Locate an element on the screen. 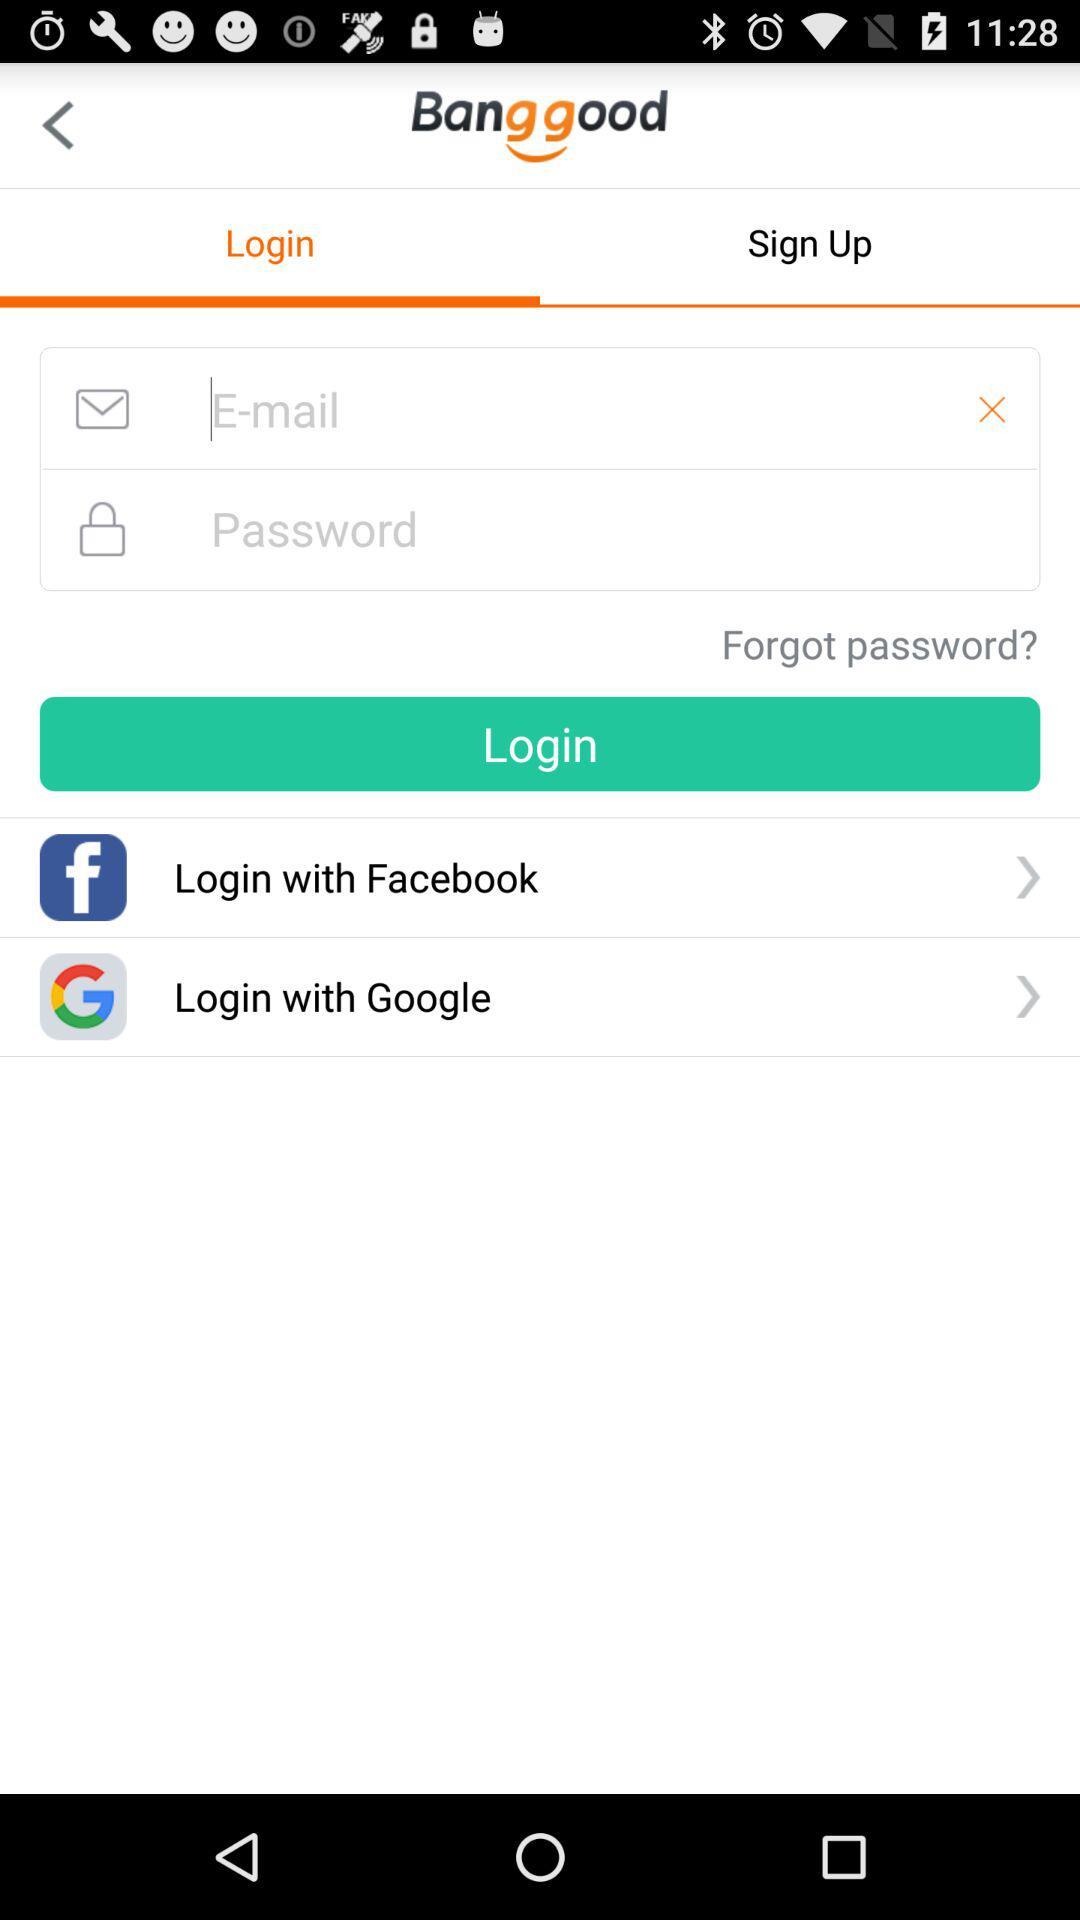  out email is located at coordinates (992, 408).